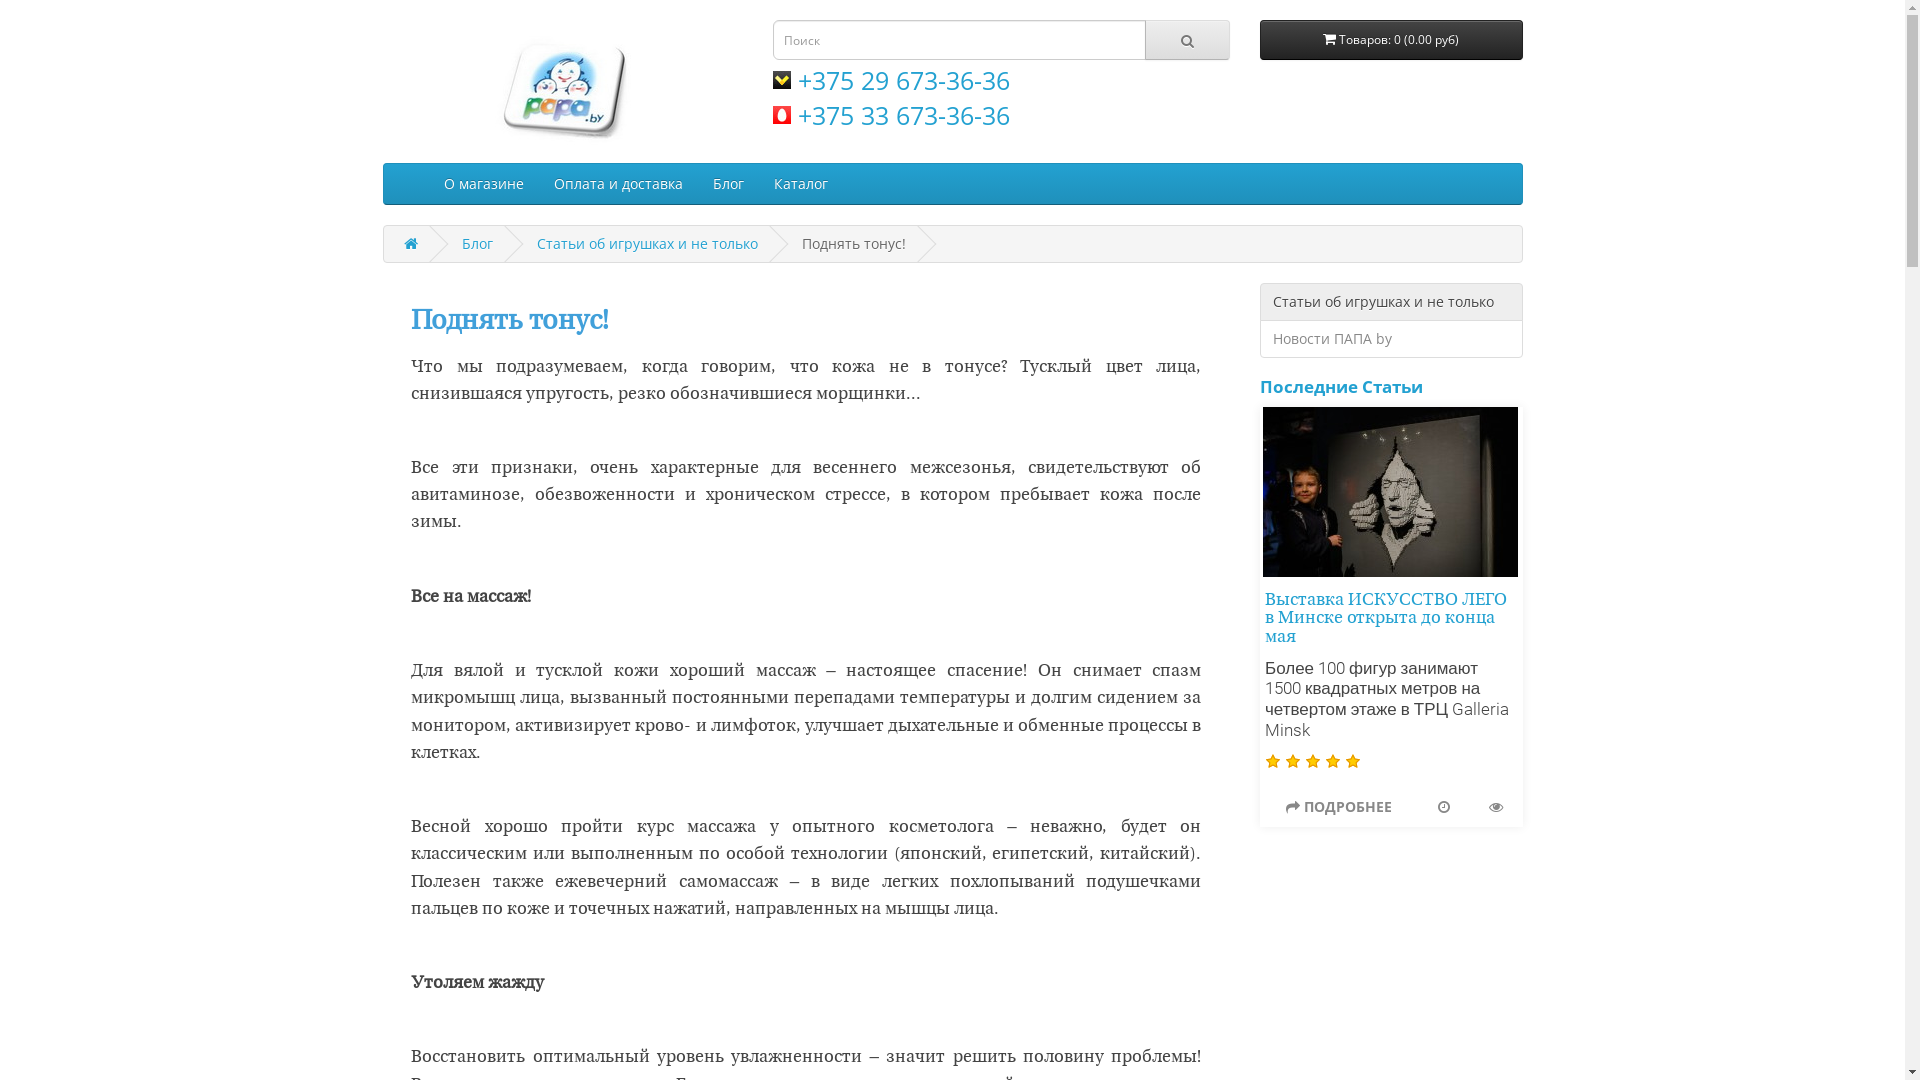  I want to click on 'papa.by', so click(560, 85).